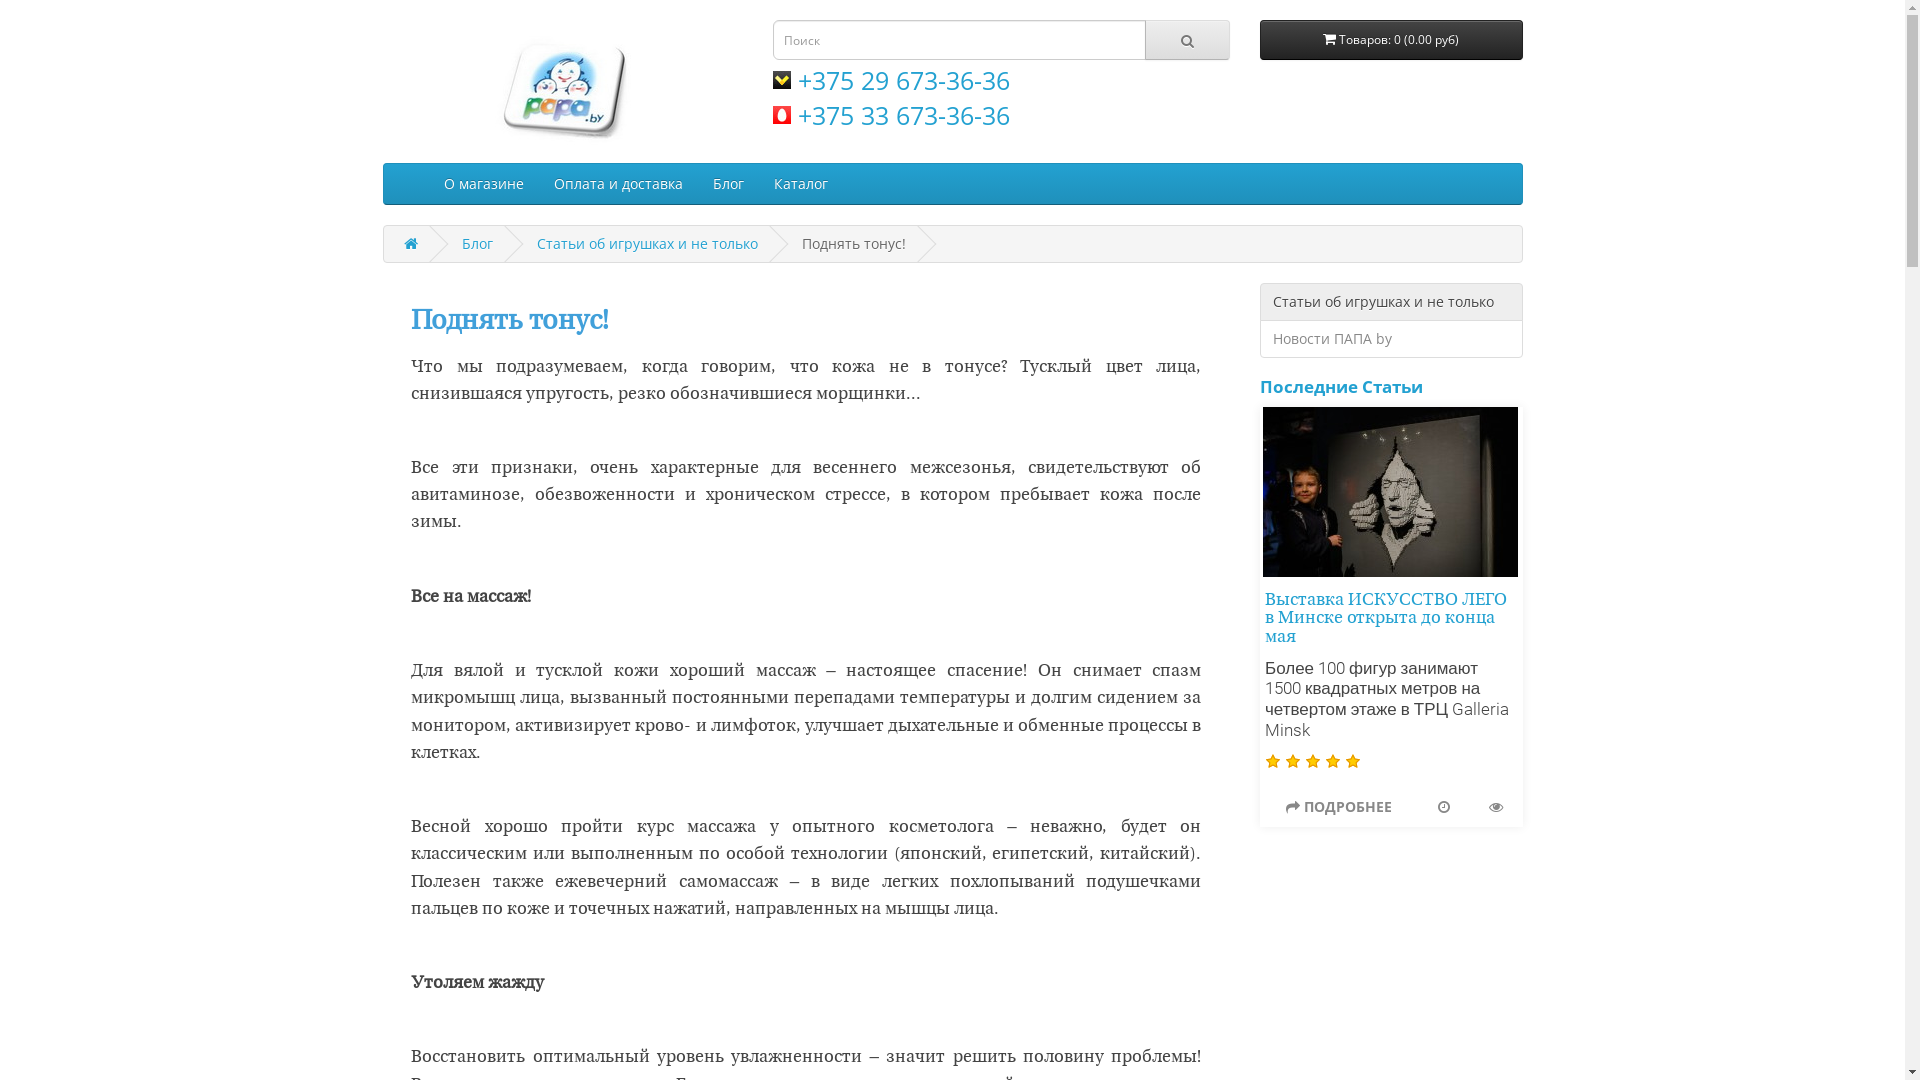  I want to click on 'papa.by', so click(560, 85).